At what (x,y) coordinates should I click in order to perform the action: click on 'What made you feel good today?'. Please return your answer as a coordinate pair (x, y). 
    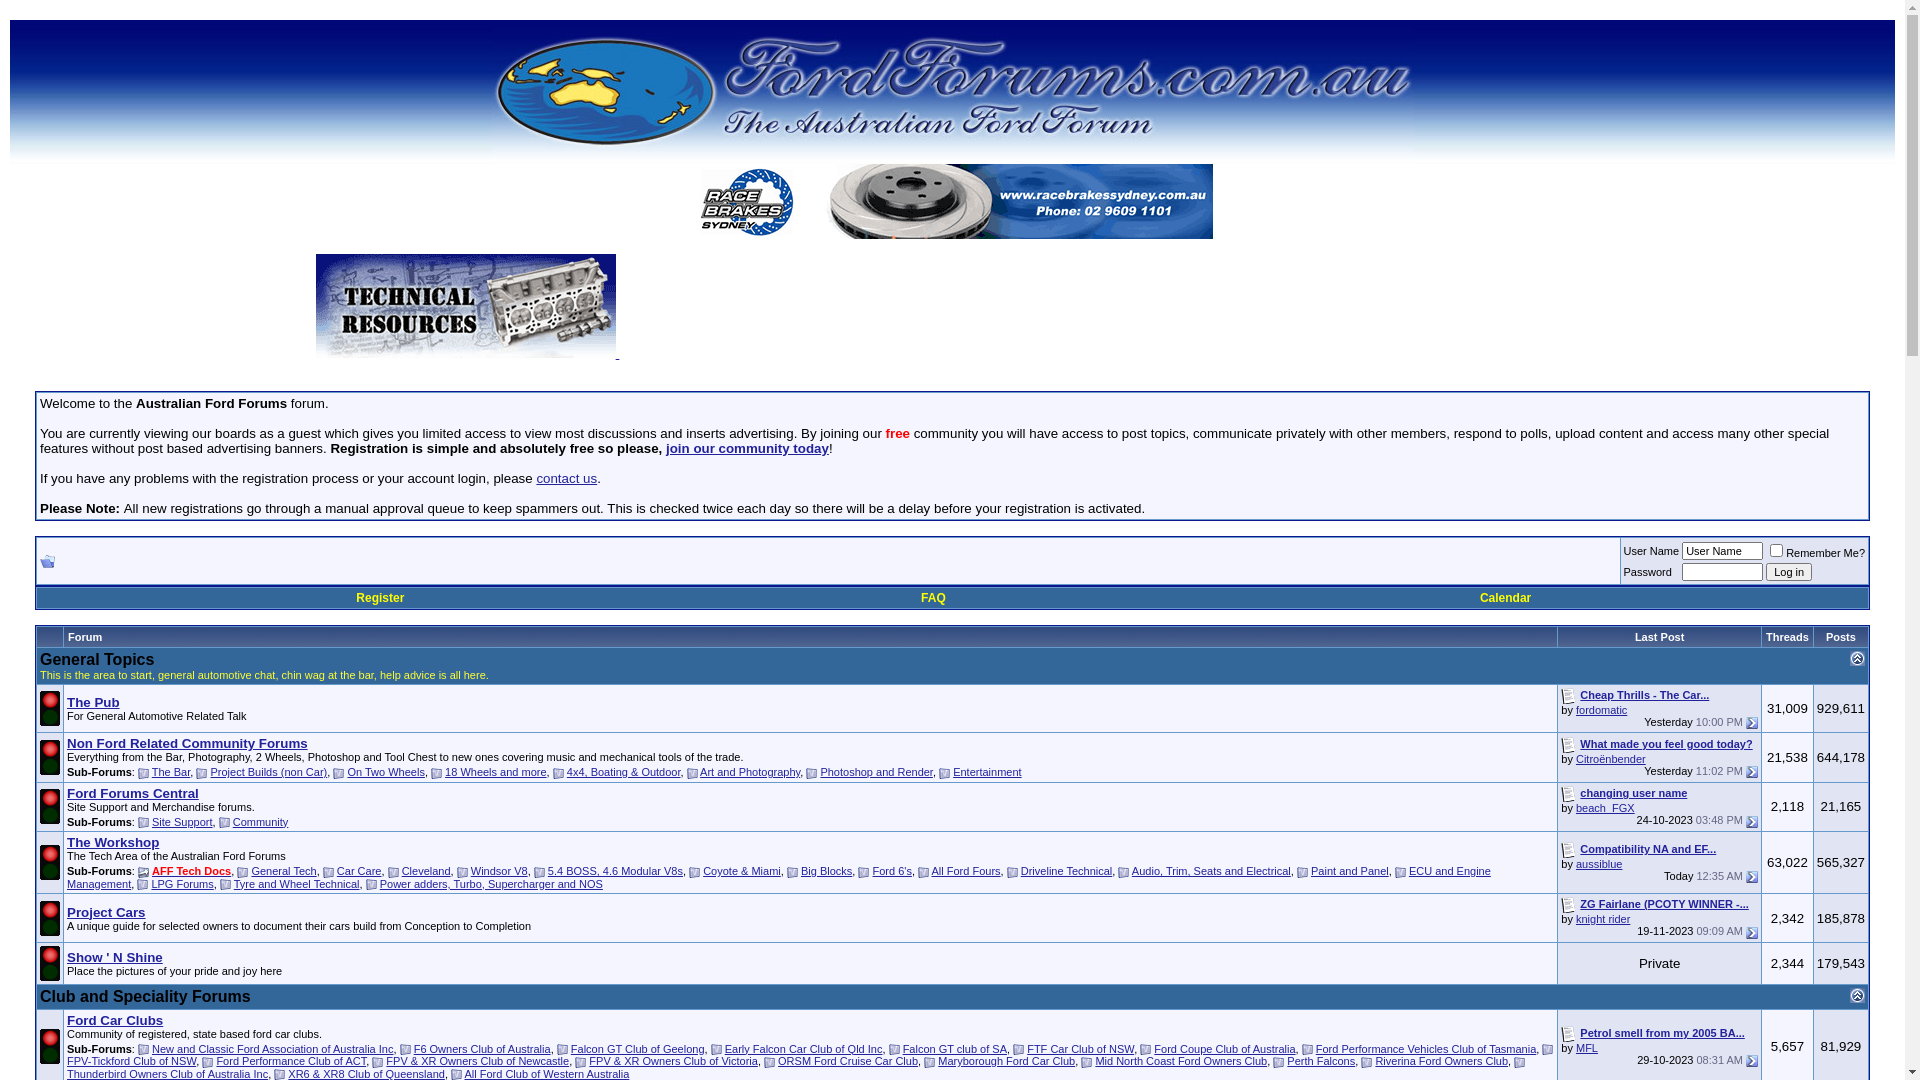
    Looking at the image, I should click on (1665, 744).